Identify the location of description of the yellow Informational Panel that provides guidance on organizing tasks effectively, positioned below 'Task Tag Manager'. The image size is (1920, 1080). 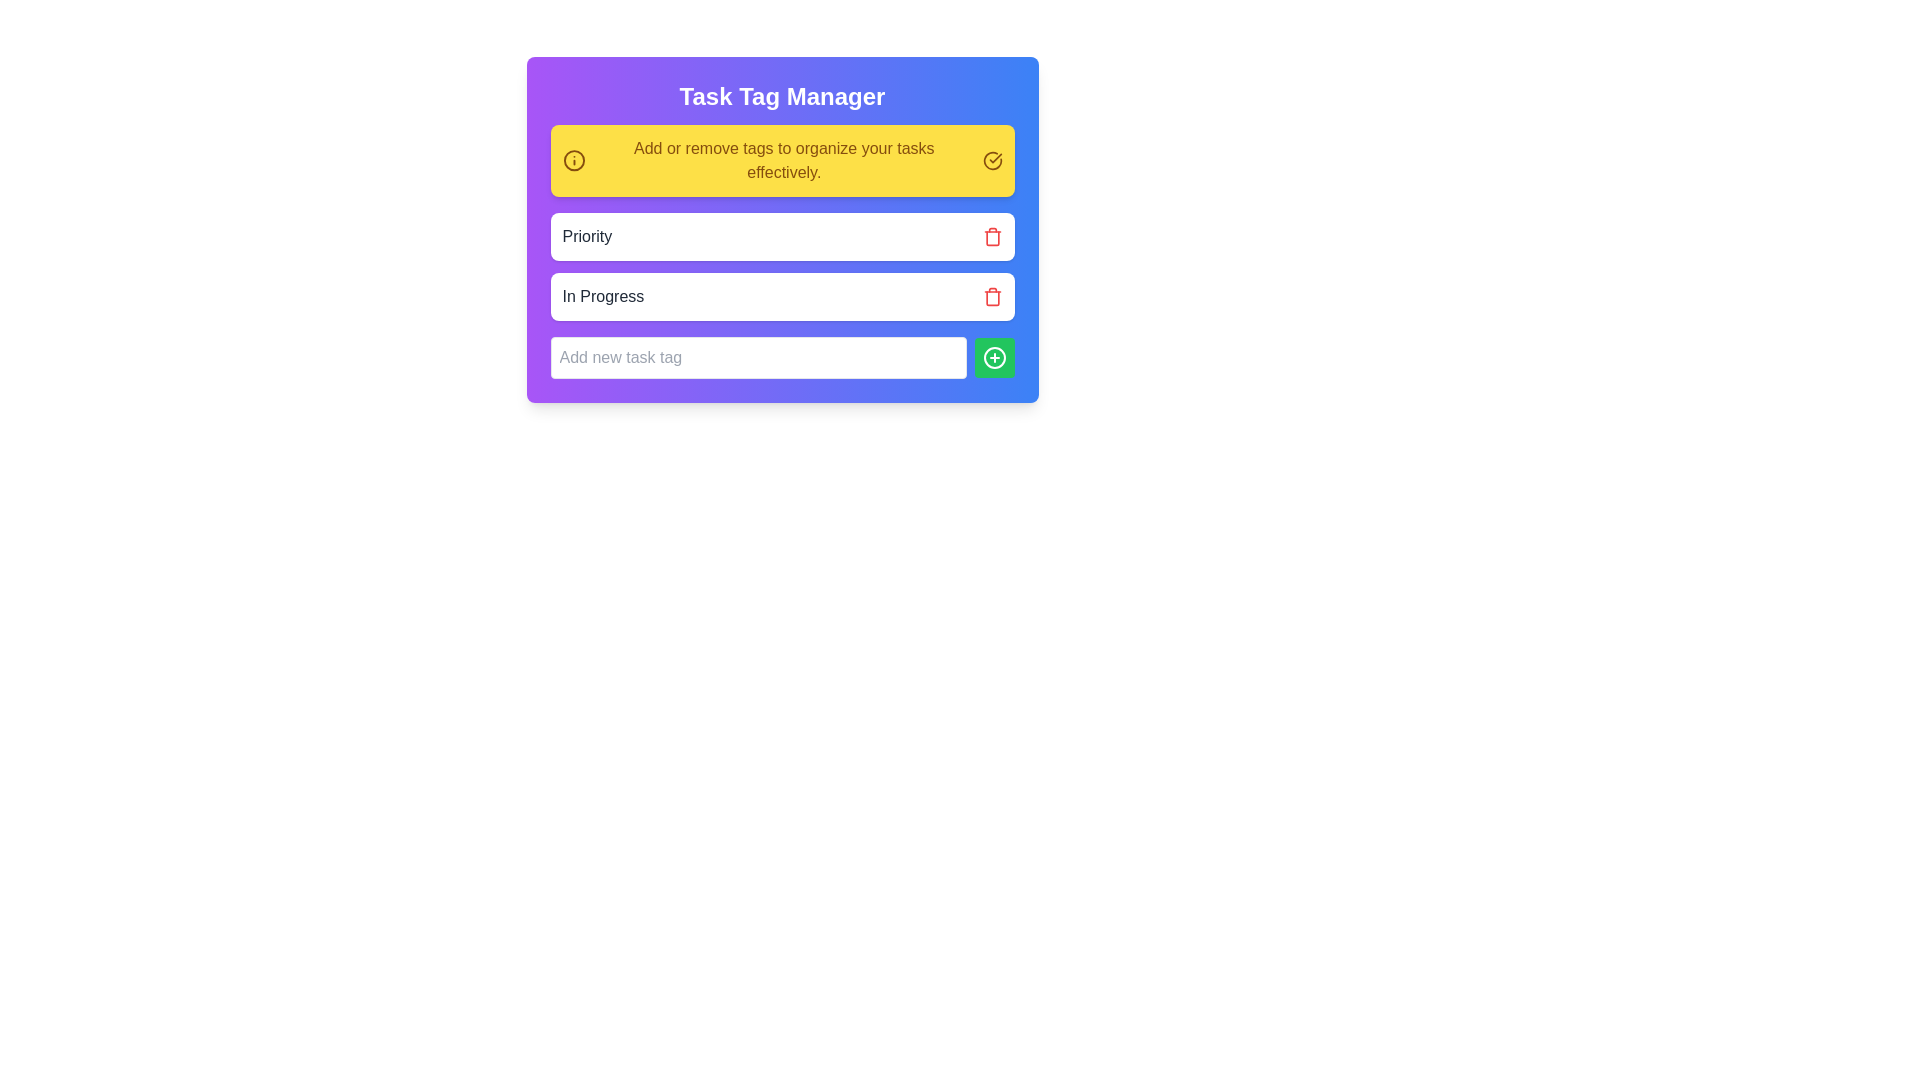
(781, 160).